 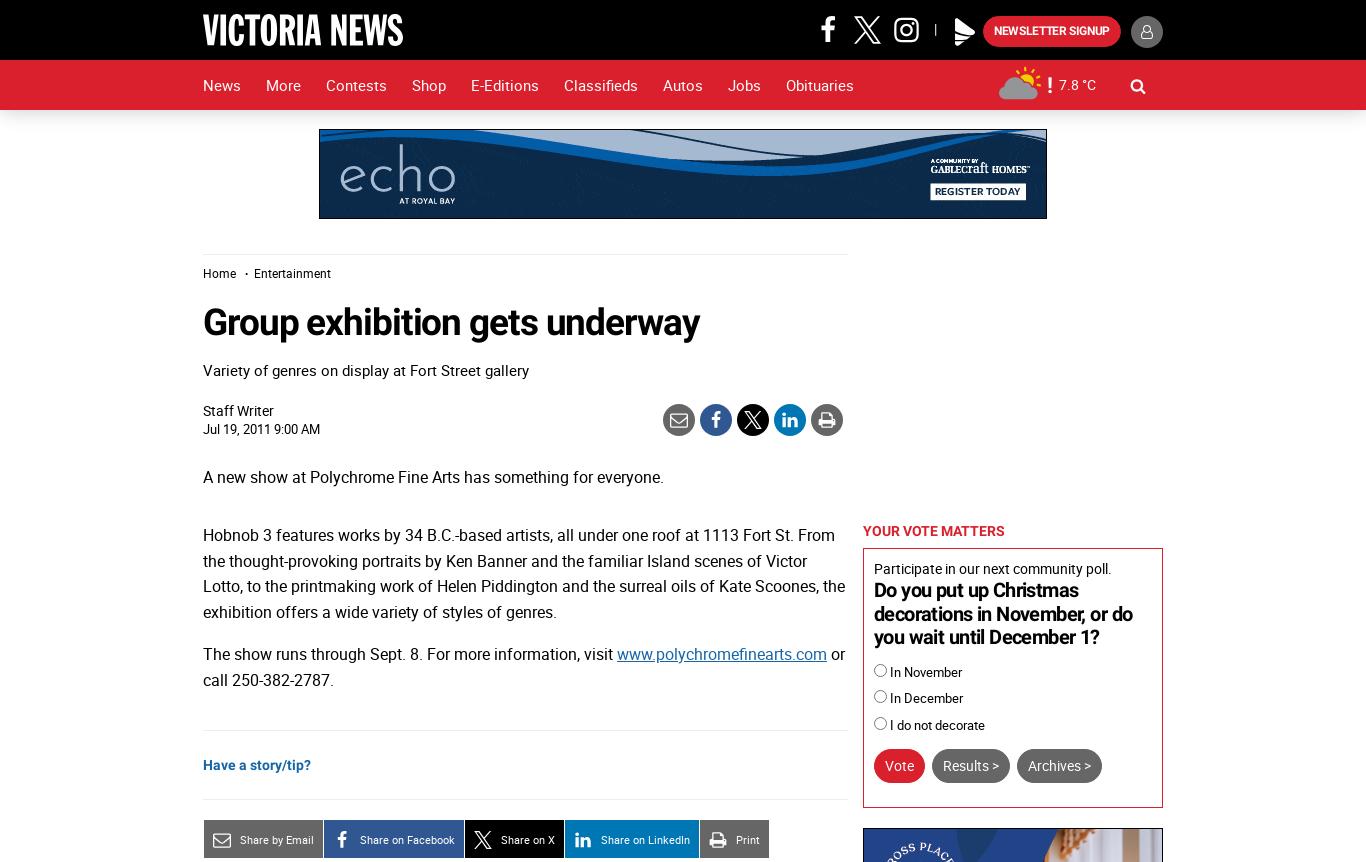 I want to click on 'Do you put up Christmas decorations in November, or do you wait until December 1?', so click(x=1003, y=614).